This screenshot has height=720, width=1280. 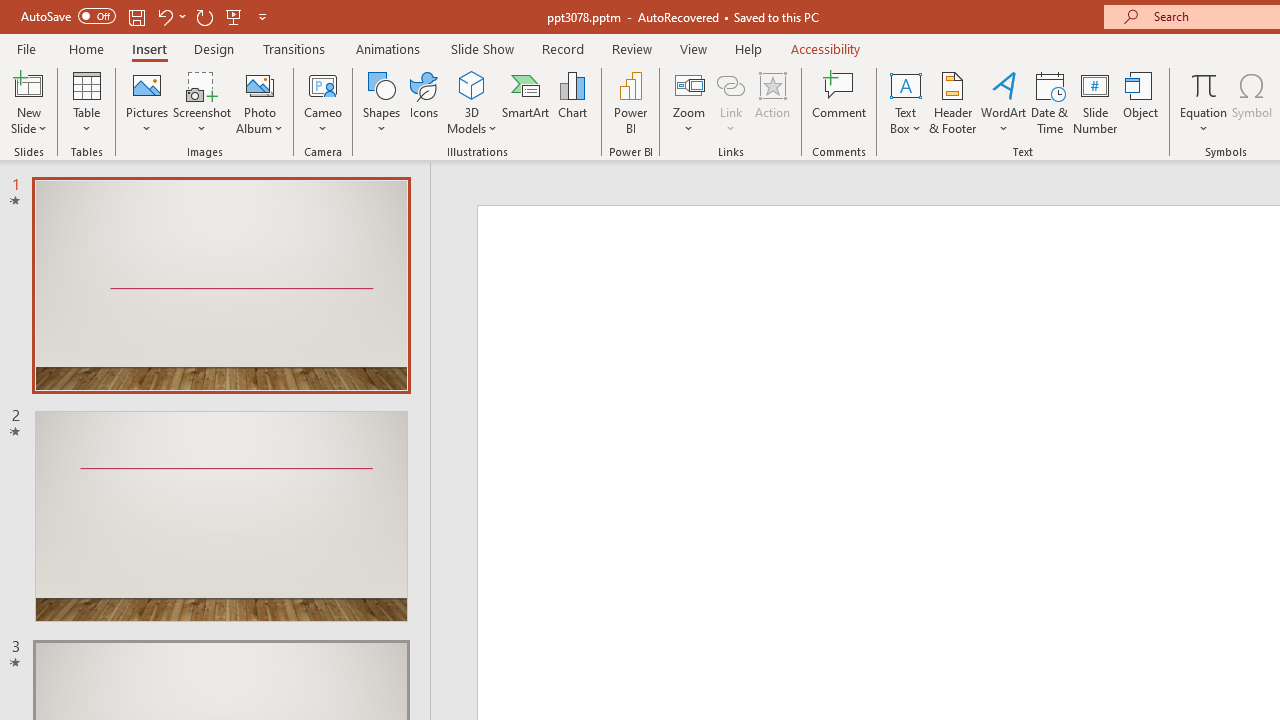 I want to click on 'WordArt', so click(x=1004, y=103).